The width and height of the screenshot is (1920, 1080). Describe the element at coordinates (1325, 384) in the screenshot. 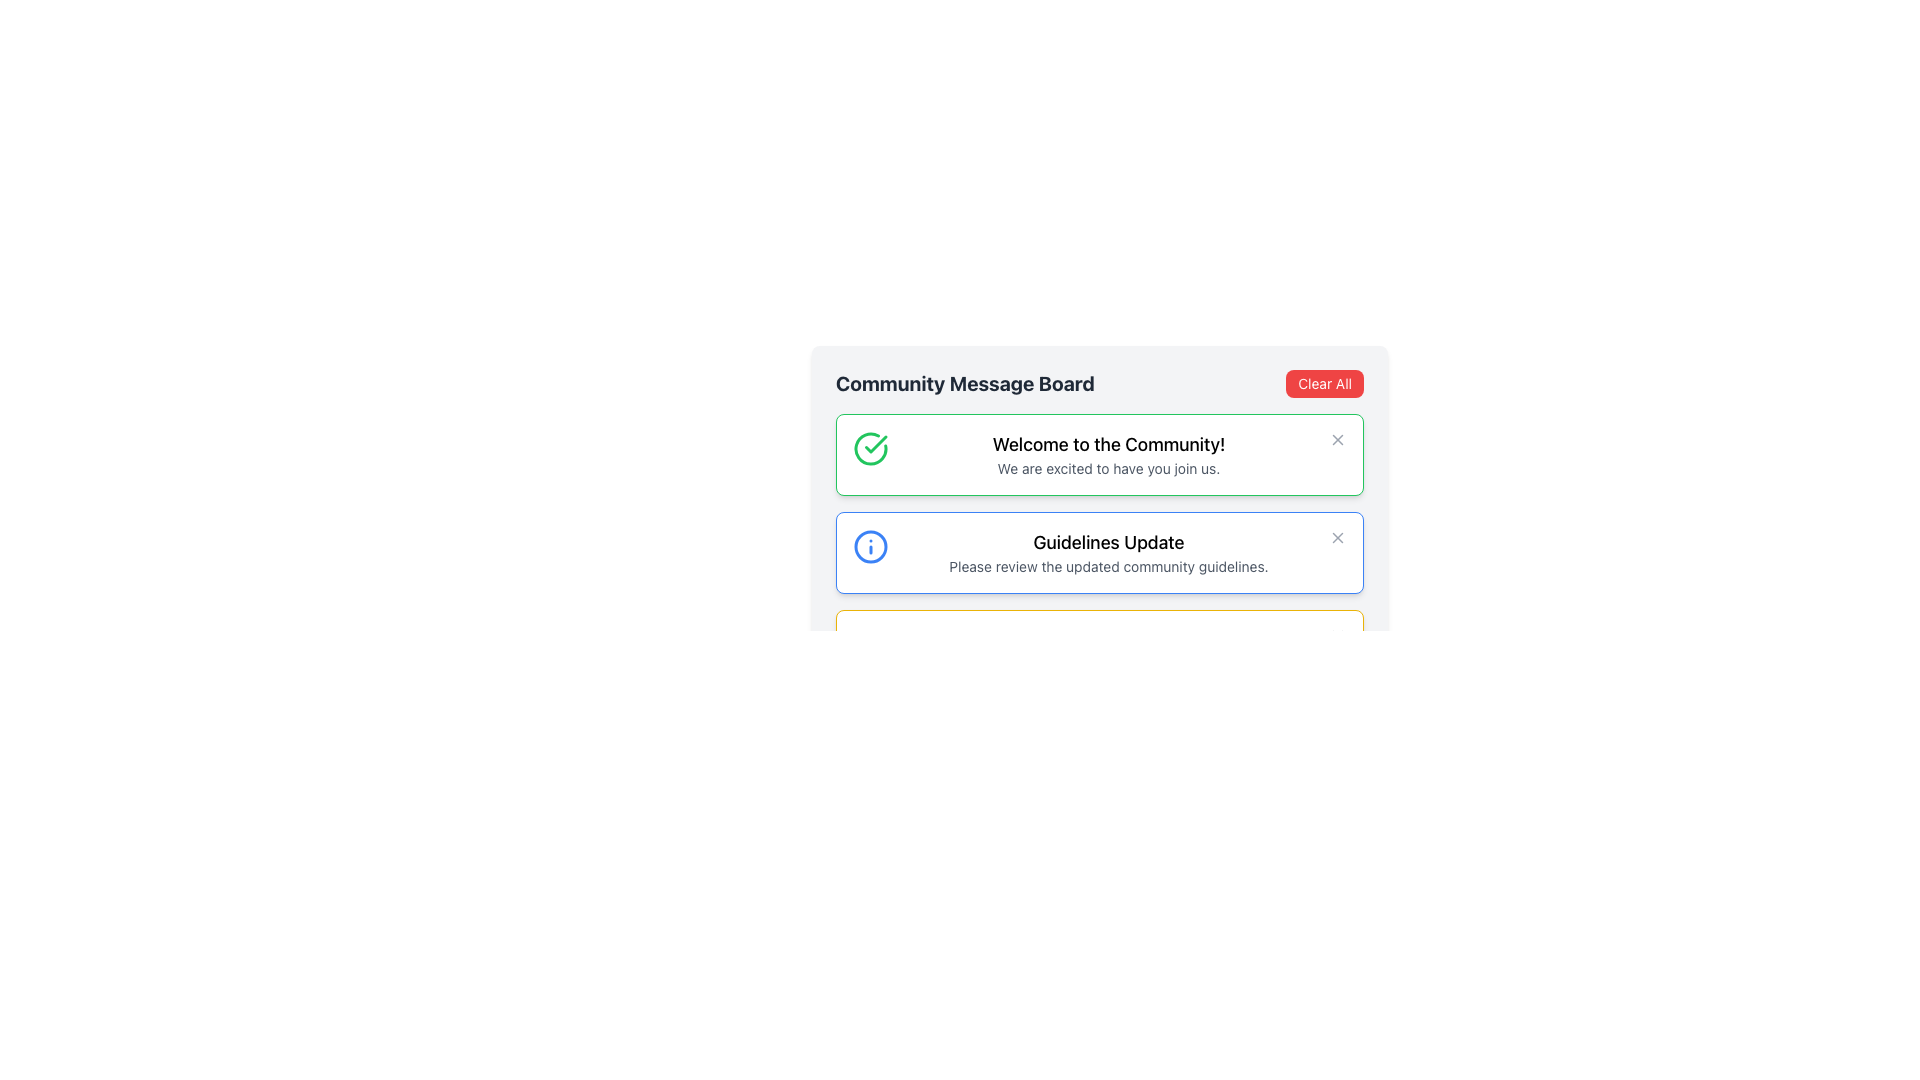

I see `the red rectangular button labeled 'Clear All' to change its appearance` at that location.